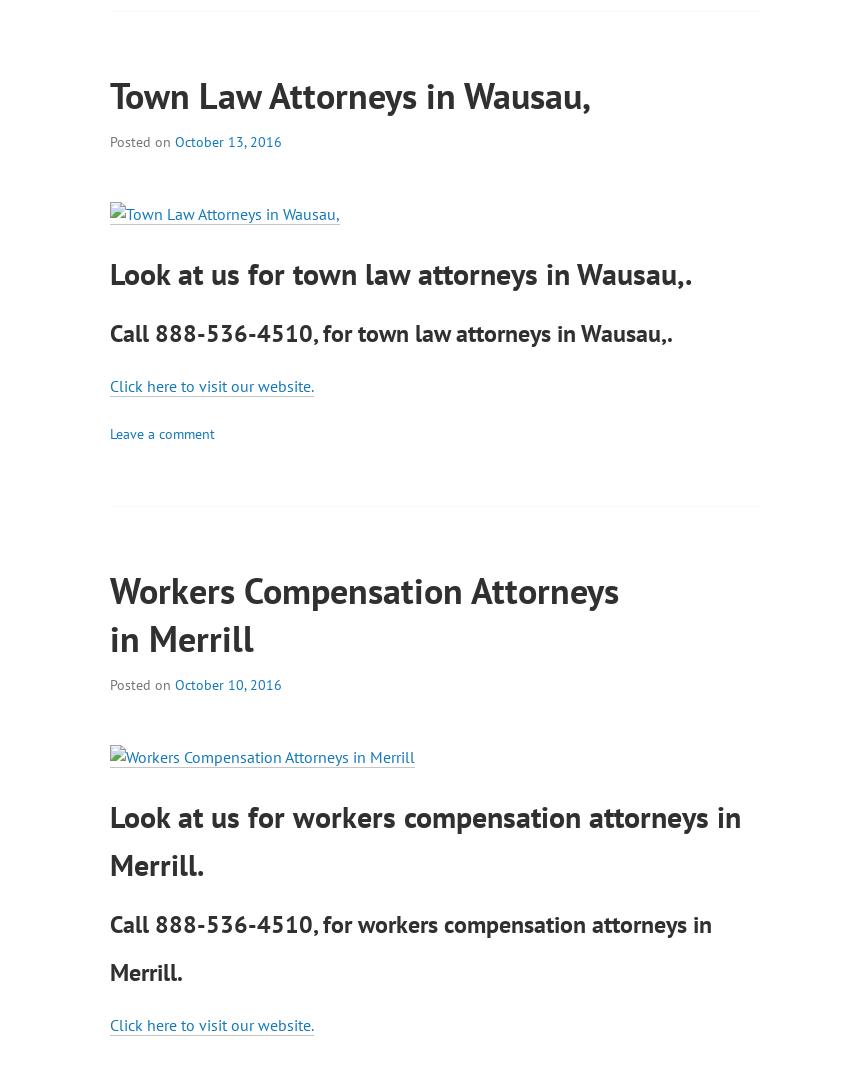  Describe the element at coordinates (162, 432) in the screenshot. I see `'Leave a comment'` at that location.